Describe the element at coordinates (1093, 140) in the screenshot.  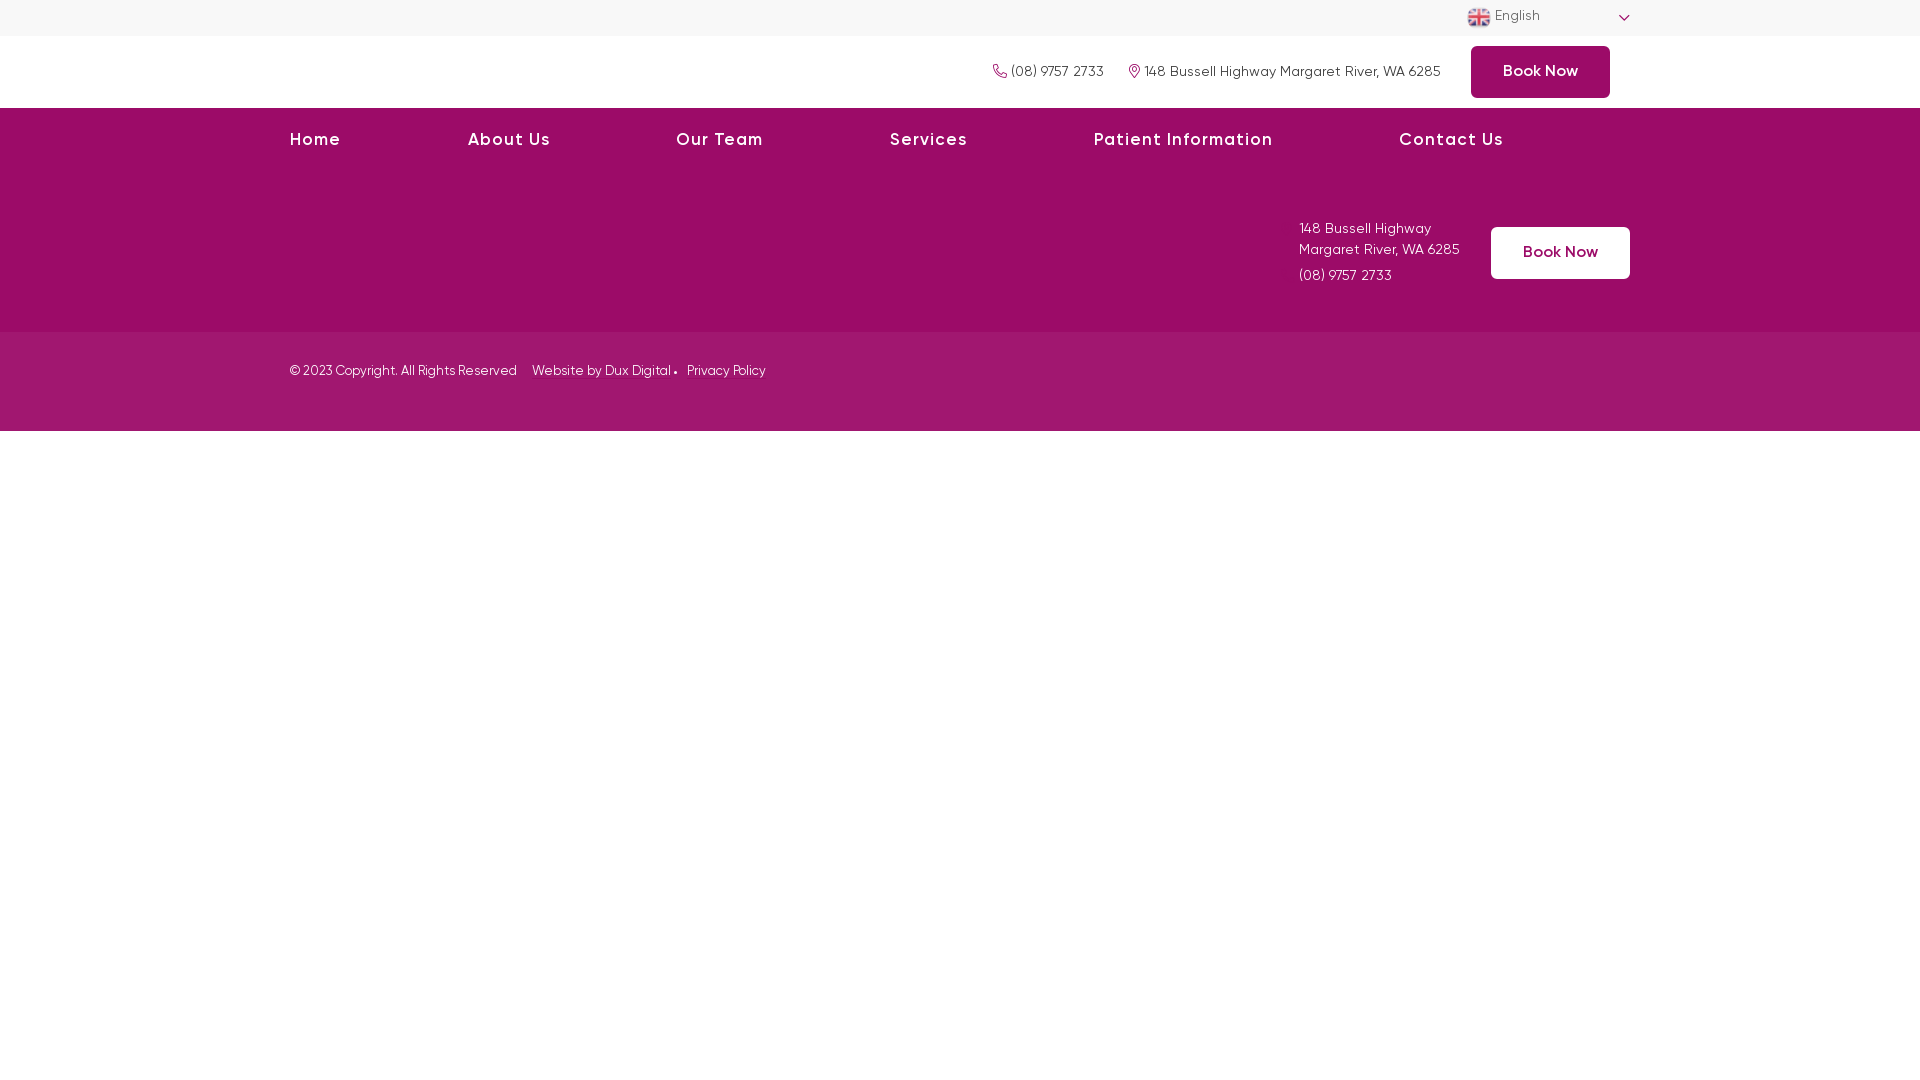
I see `'Patient Information'` at that location.